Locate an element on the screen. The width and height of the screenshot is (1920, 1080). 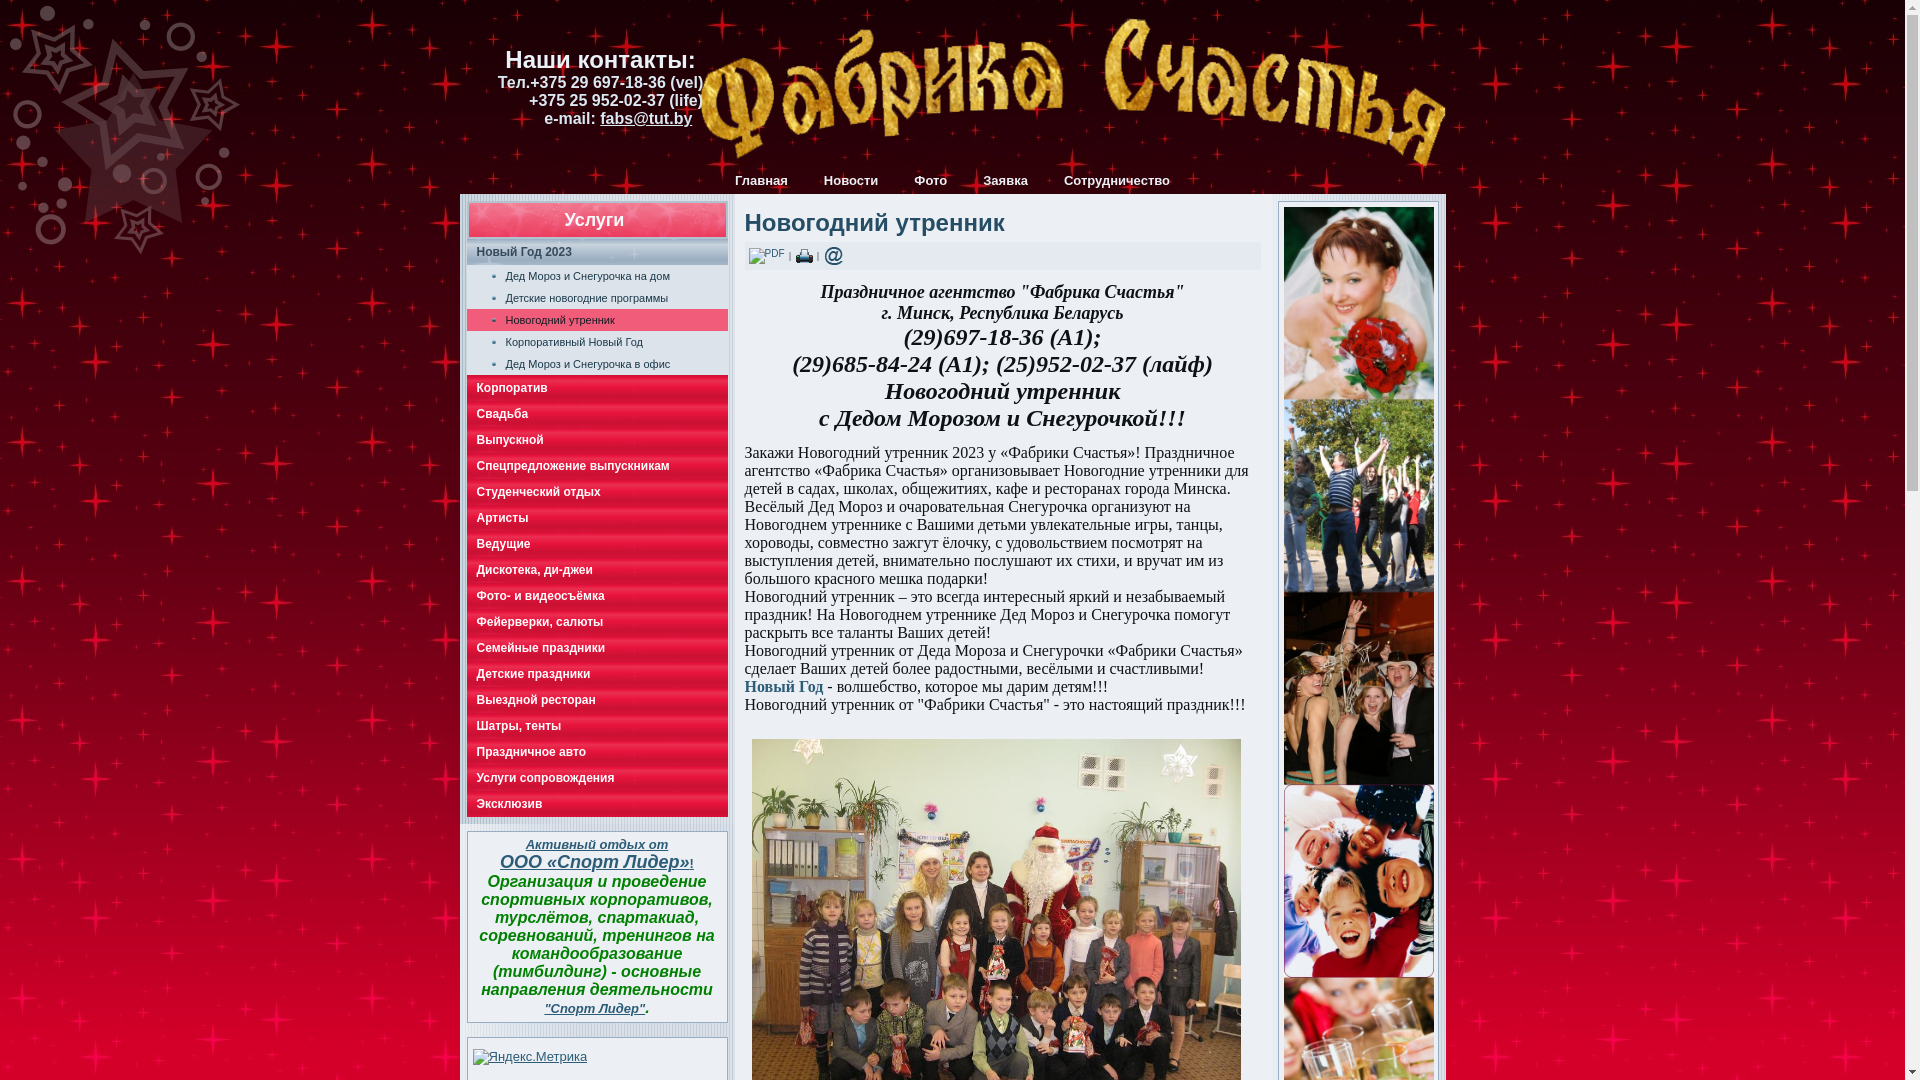
'E-mail' is located at coordinates (834, 254).